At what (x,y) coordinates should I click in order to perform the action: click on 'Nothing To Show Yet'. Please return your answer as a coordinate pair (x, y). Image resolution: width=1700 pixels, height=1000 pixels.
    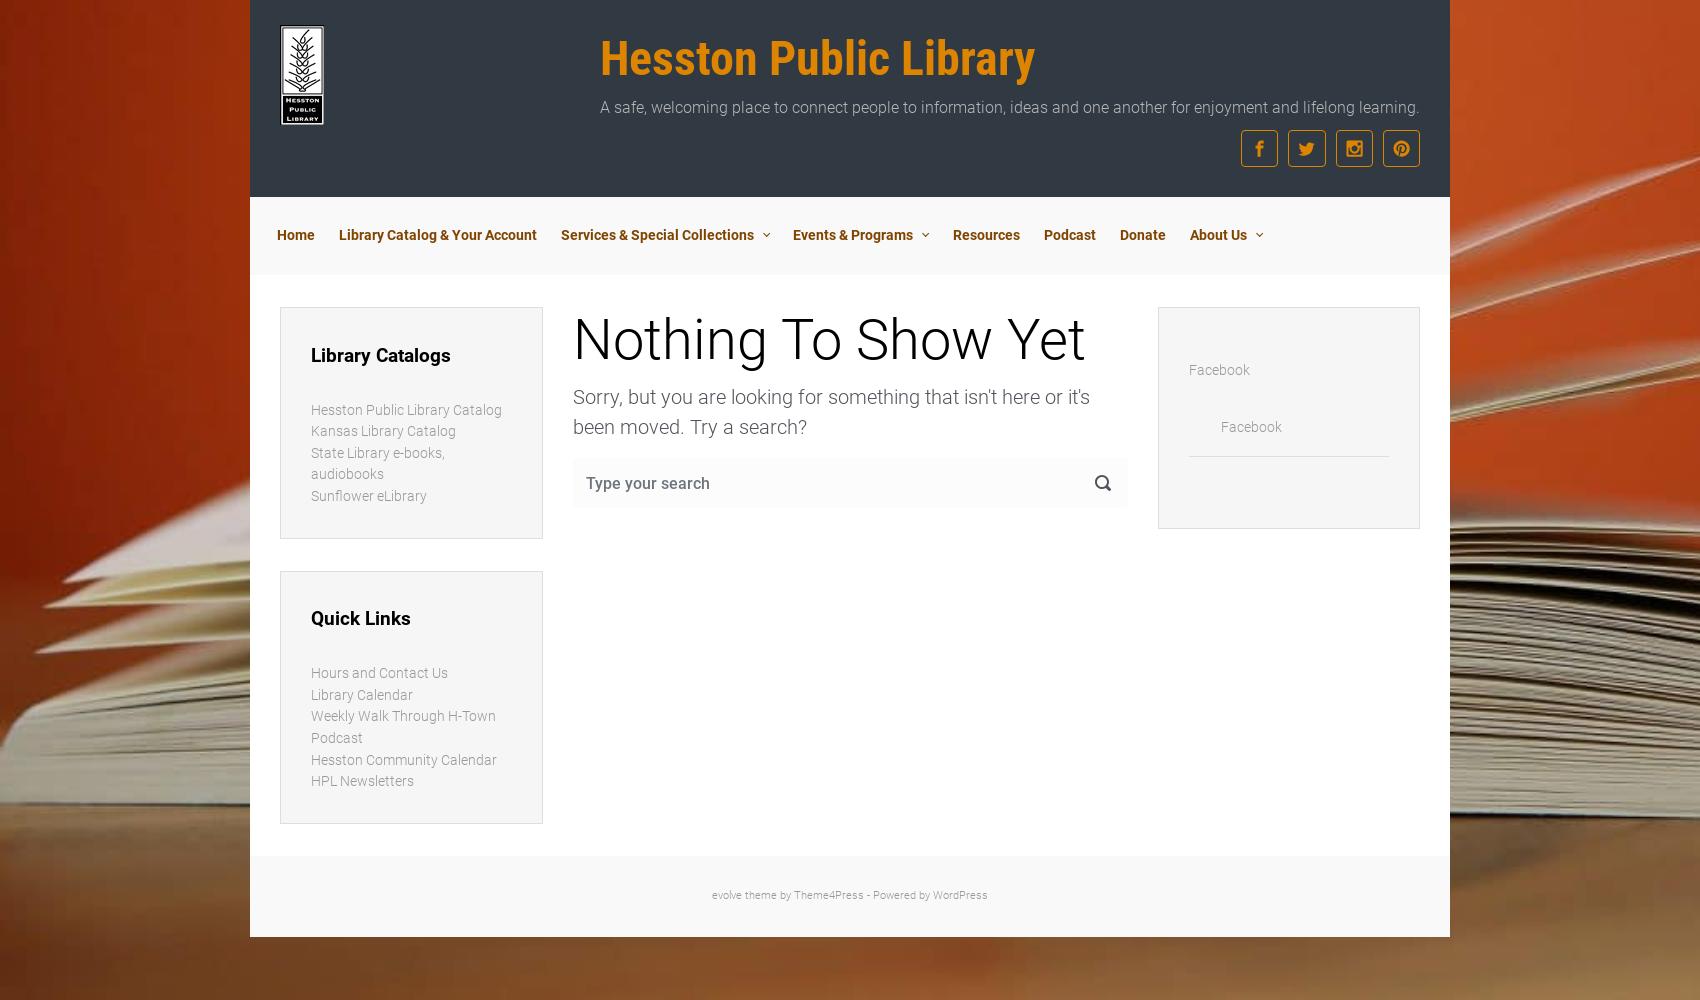
    Looking at the image, I should click on (827, 339).